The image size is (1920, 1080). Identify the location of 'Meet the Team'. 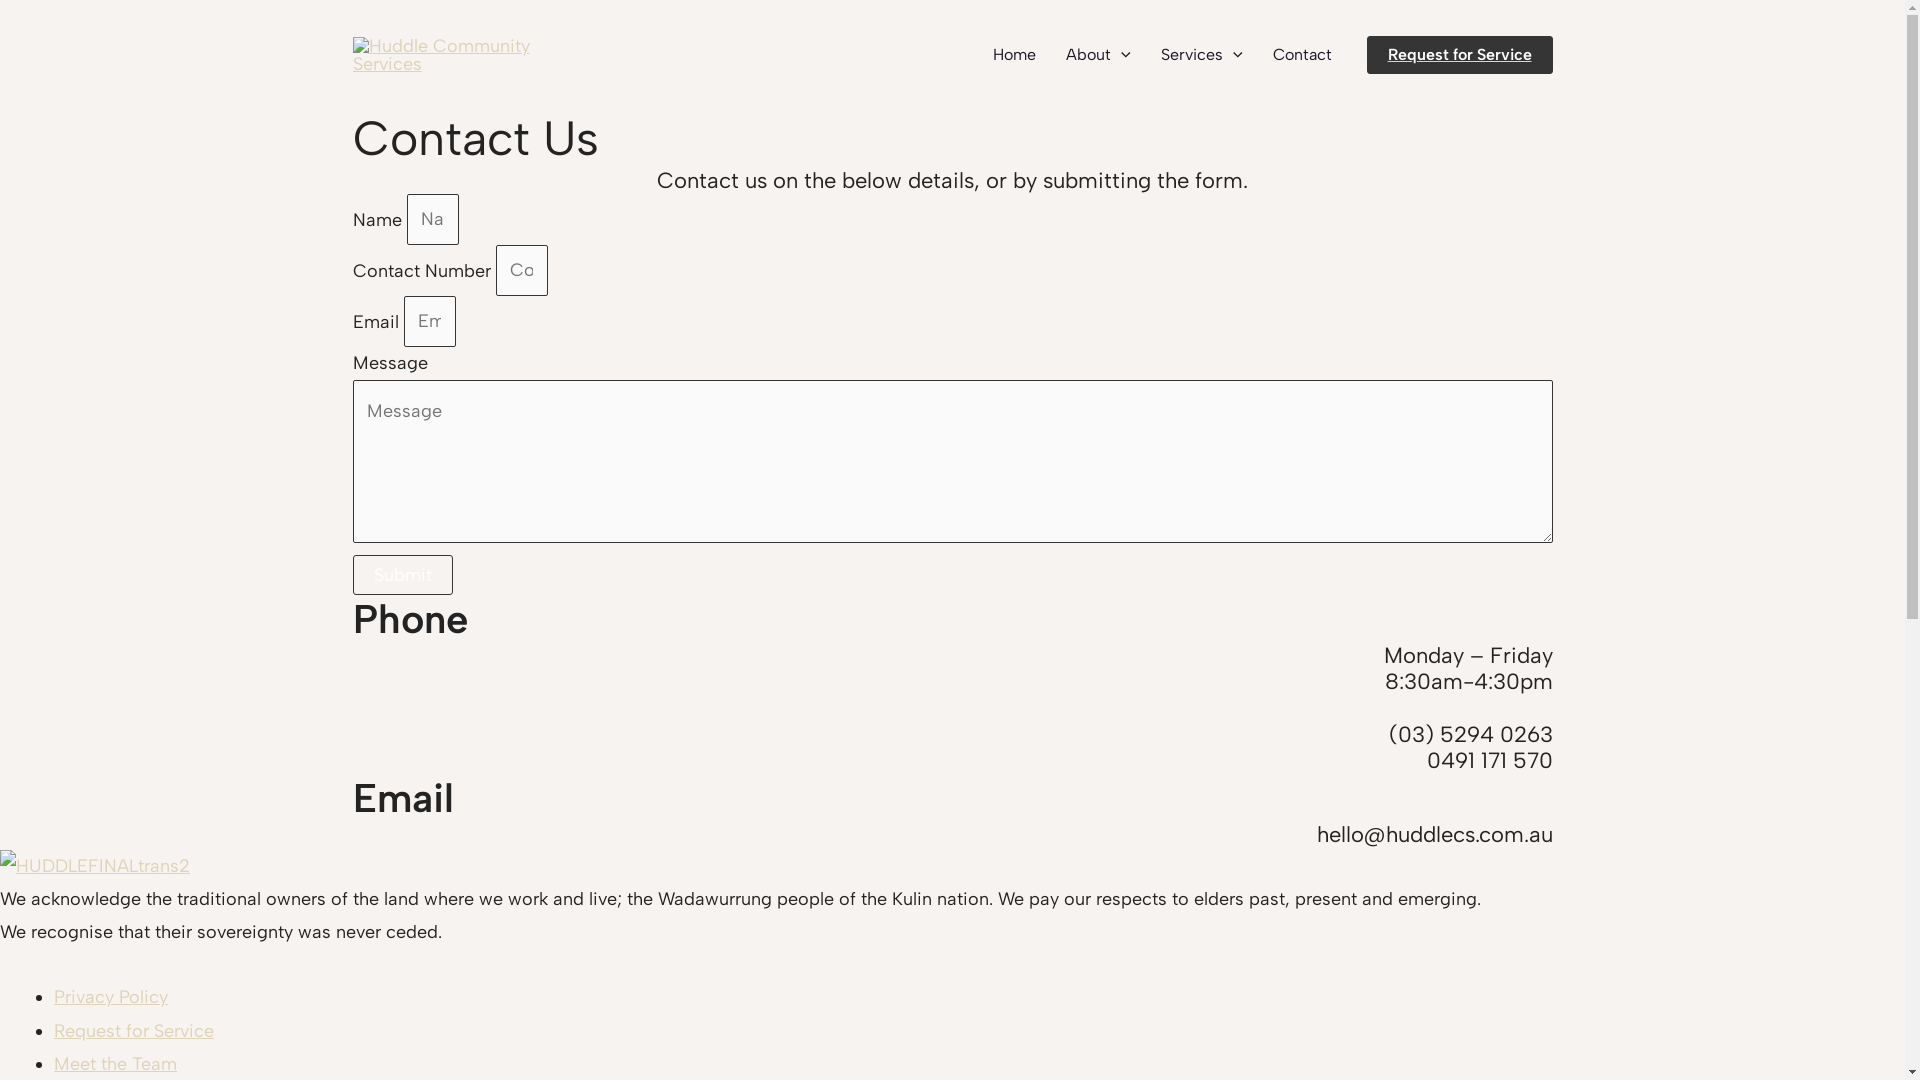
(114, 1063).